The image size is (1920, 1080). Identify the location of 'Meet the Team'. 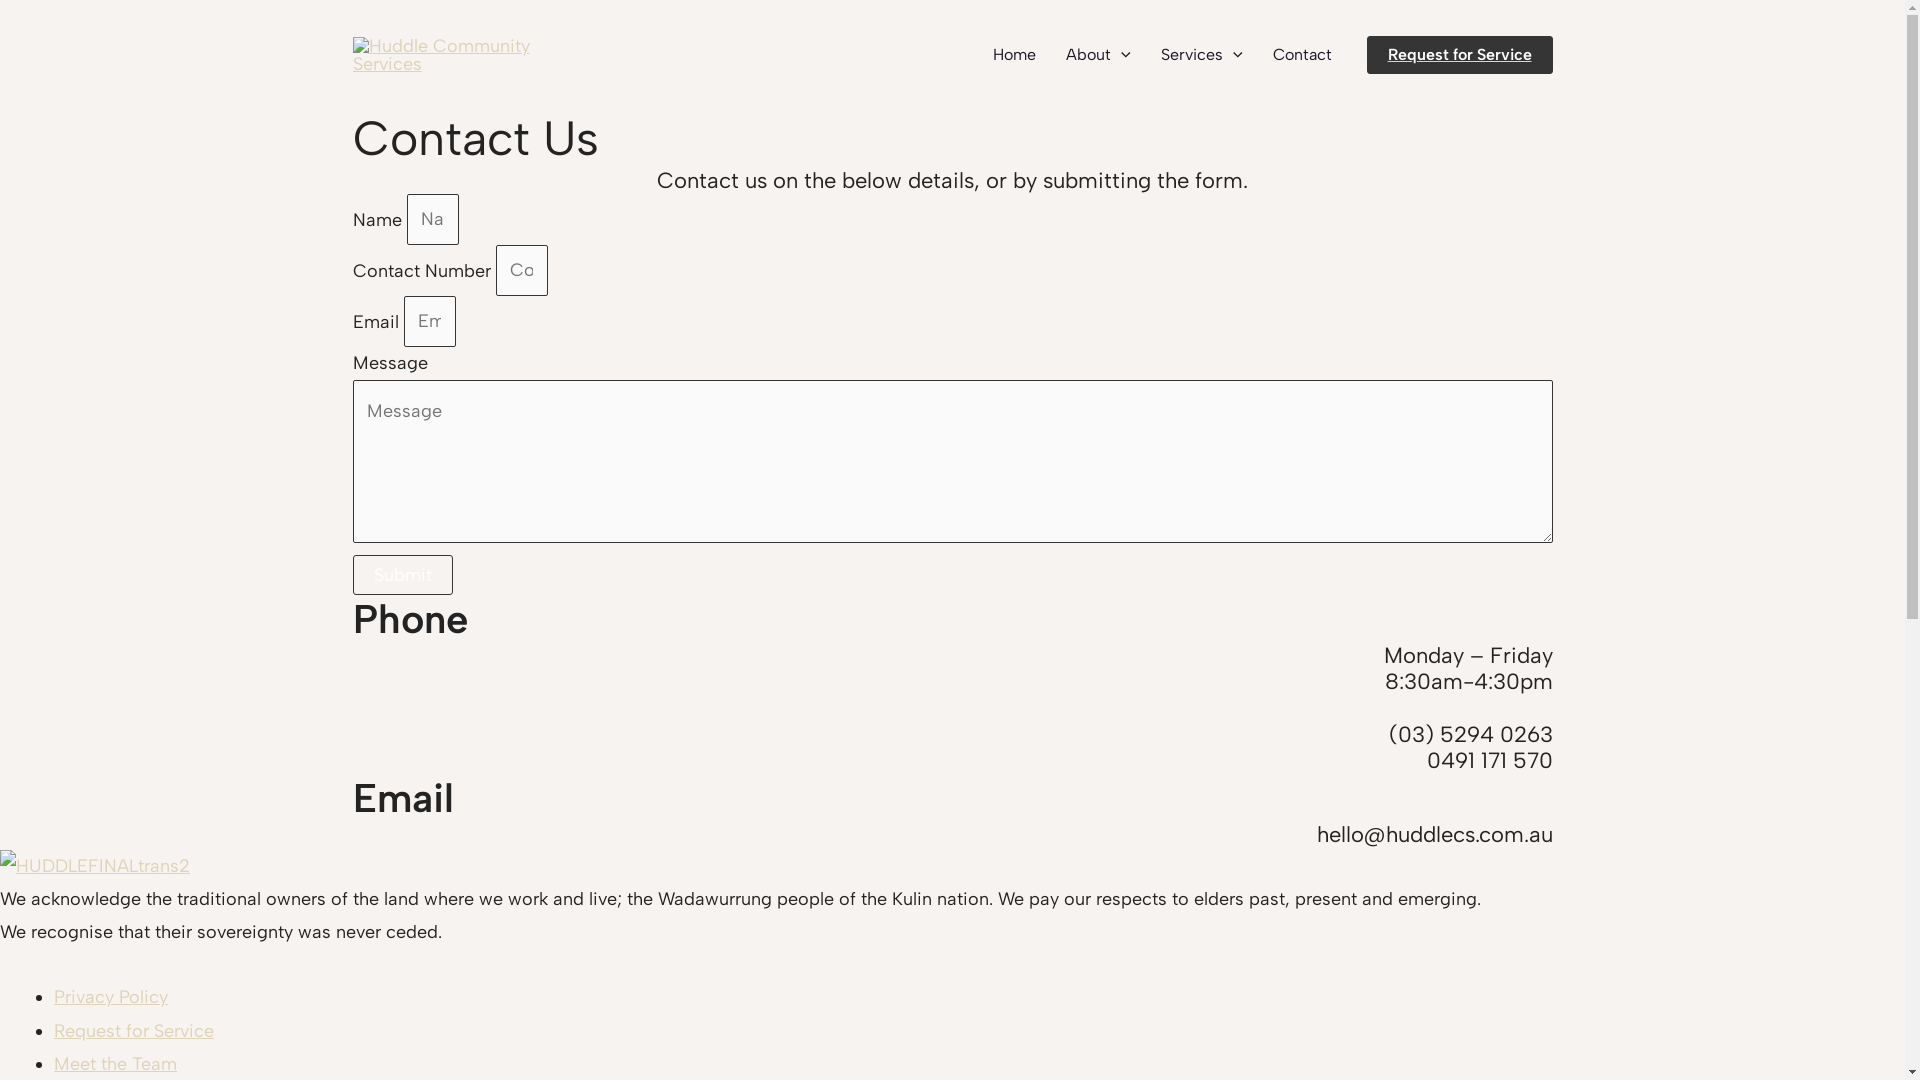
(114, 1063).